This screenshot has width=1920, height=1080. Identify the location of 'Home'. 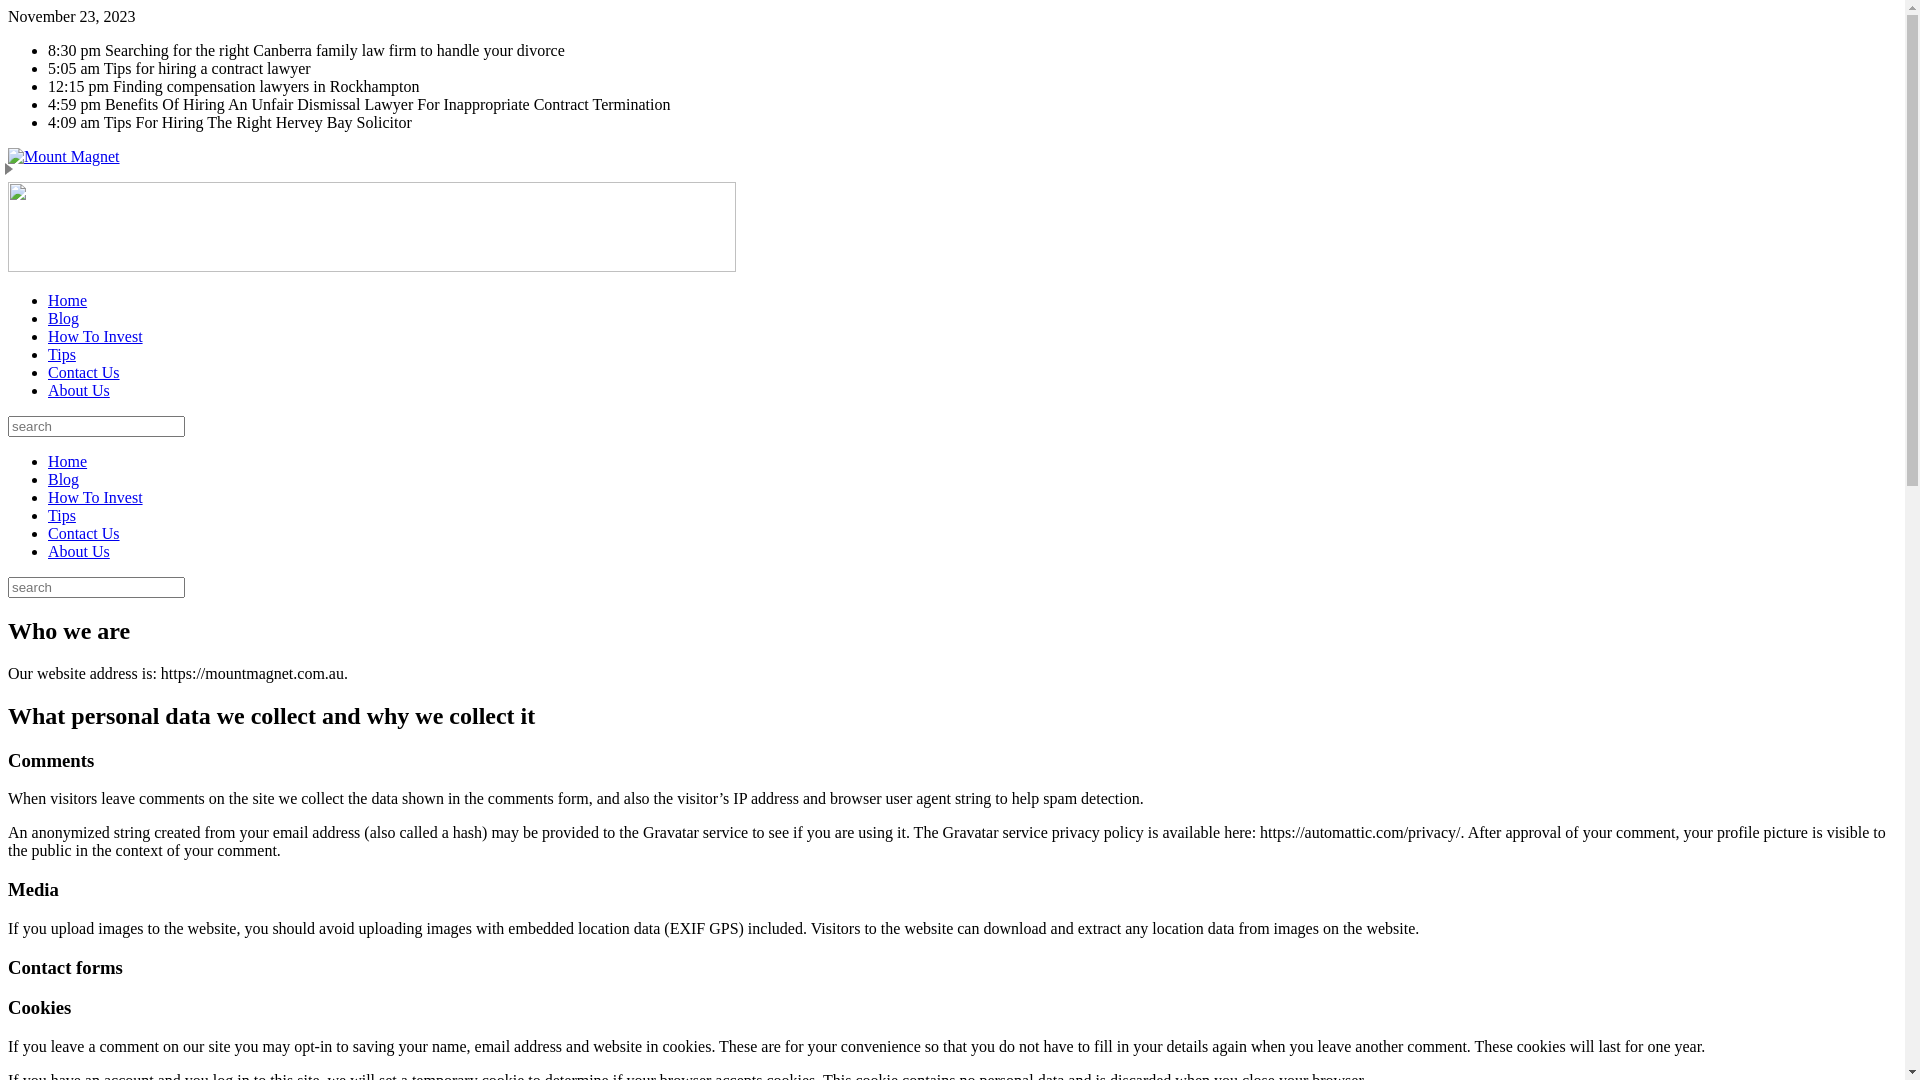
(67, 461).